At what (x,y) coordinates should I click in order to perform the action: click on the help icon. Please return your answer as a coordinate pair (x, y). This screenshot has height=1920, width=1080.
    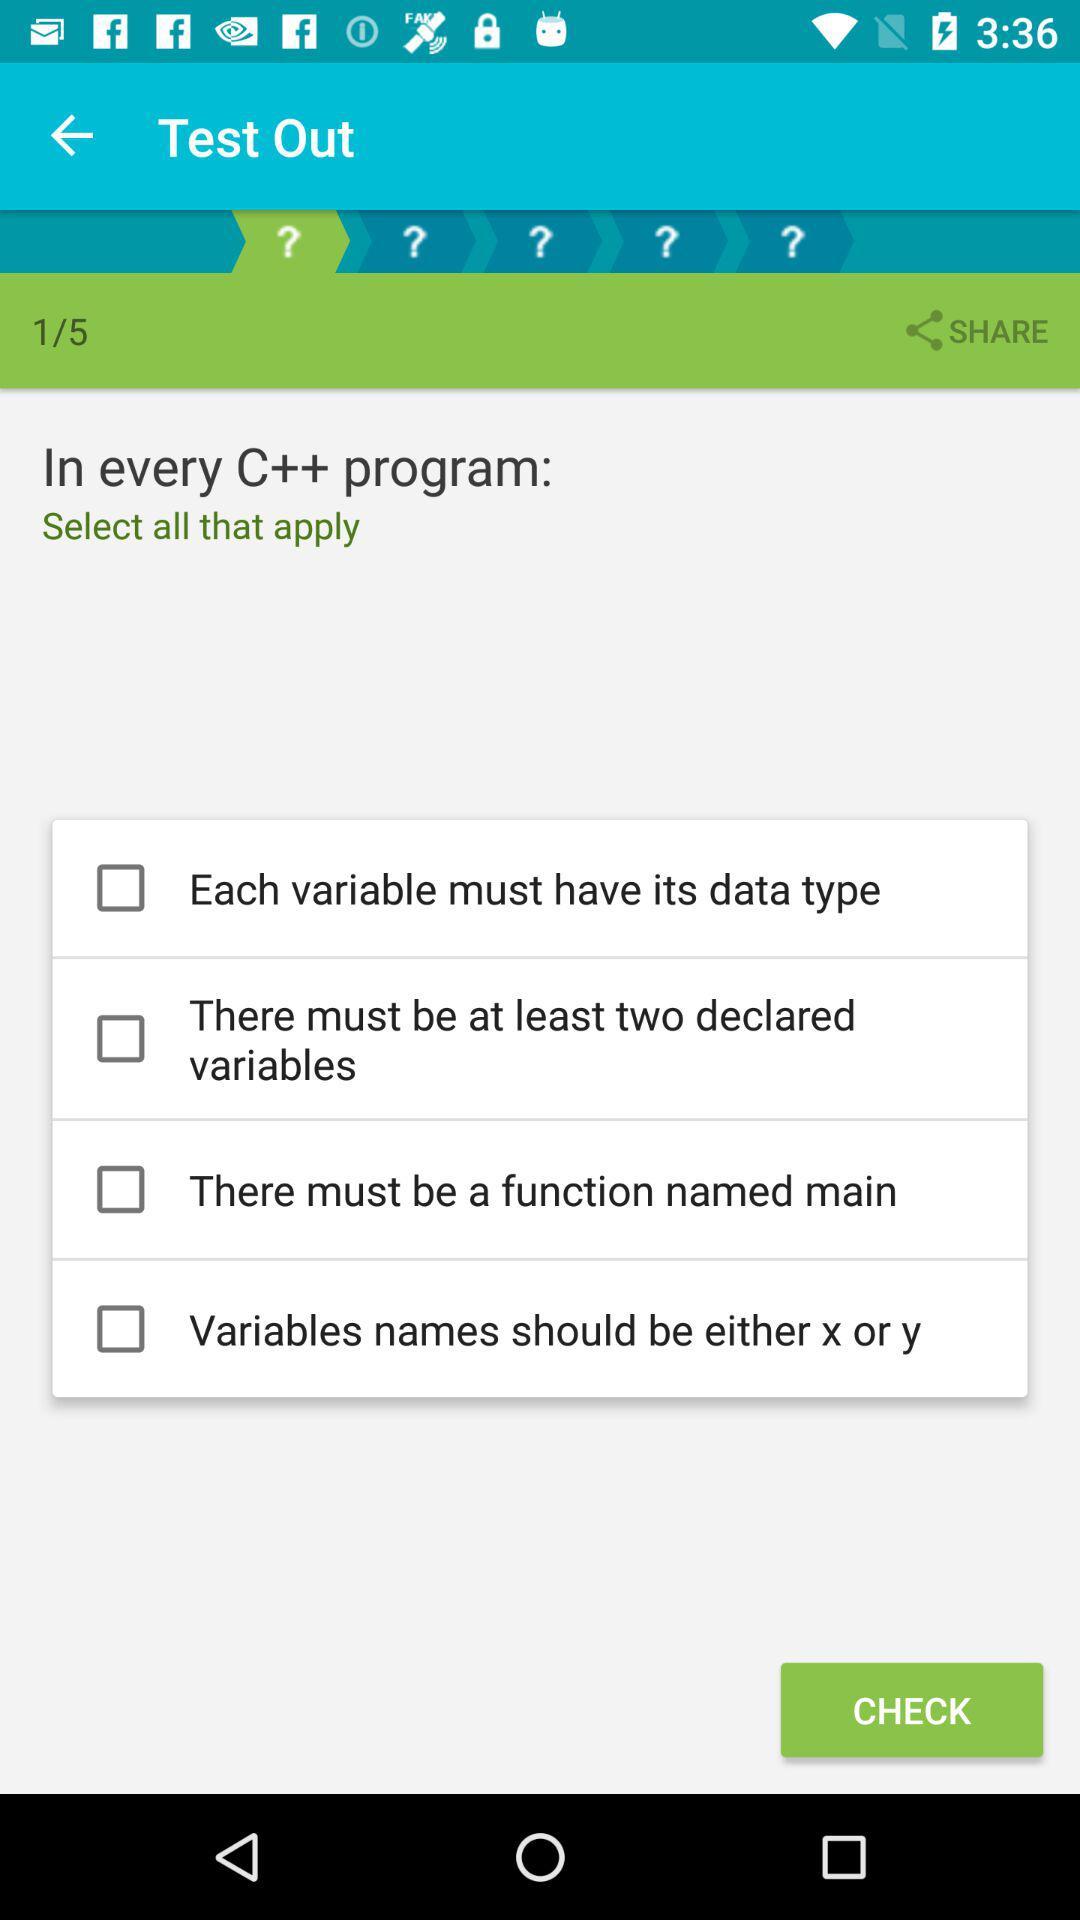
    Looking at the image, I should click on (540, 240).